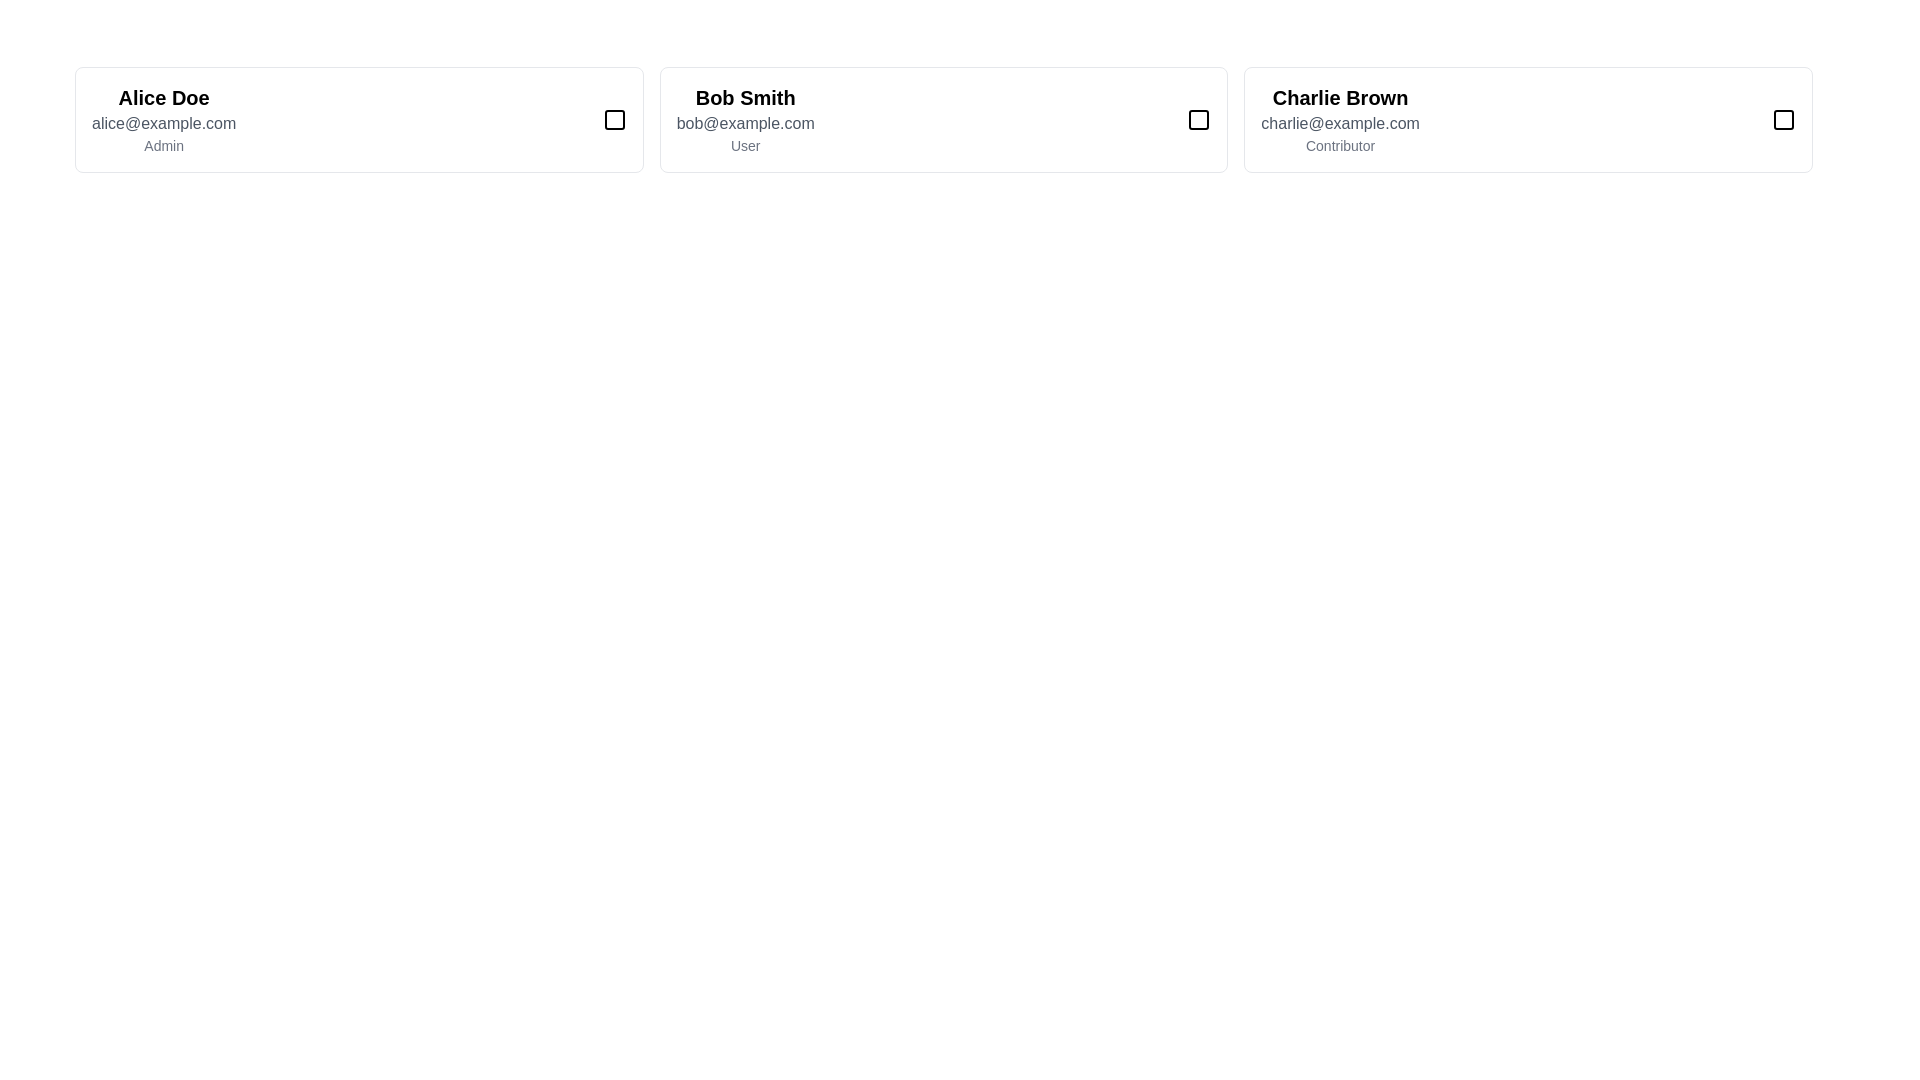  I want to click on the Text label that indicates the name of a user or an entity, positioned above the email 'bob@example.com' and the text 'User', so click(744, 97).